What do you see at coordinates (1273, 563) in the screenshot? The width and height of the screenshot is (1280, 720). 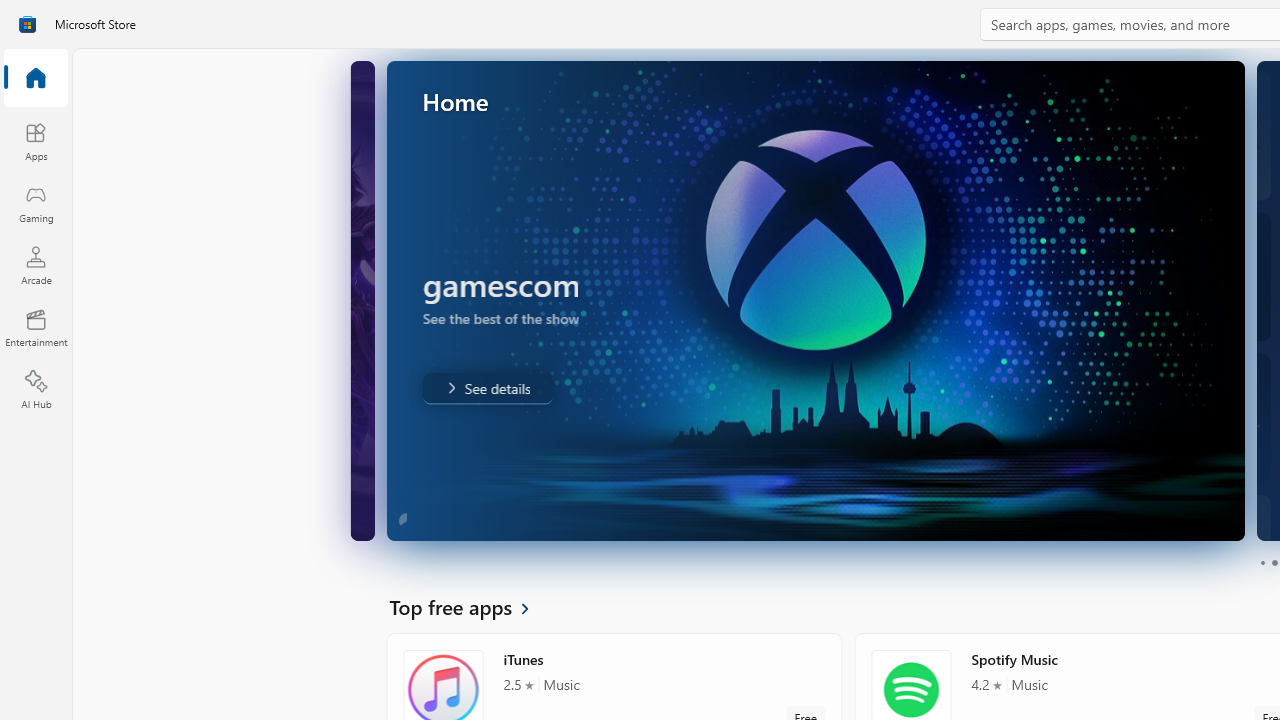 I see `'Page 2'` at bounding box center [1273, 563].